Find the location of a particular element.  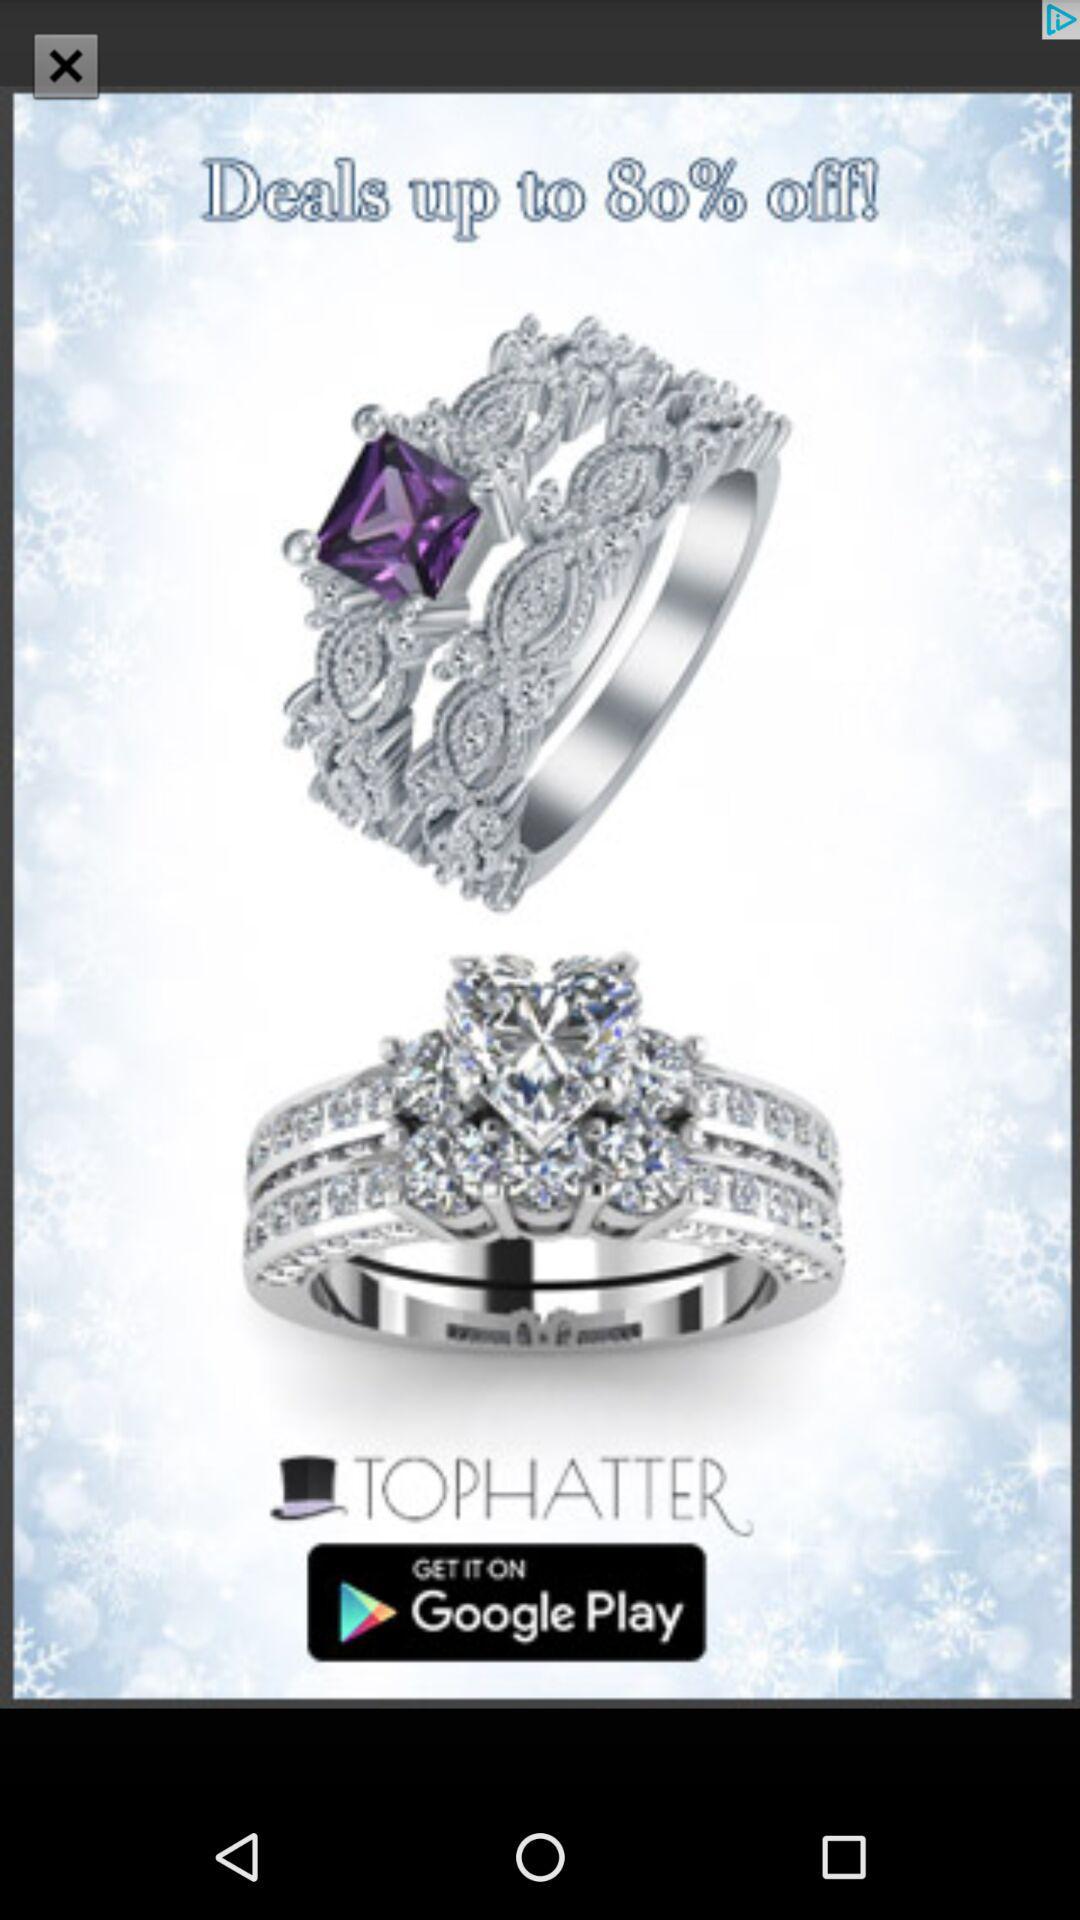

the close icon is located at coordinates (64, 70).